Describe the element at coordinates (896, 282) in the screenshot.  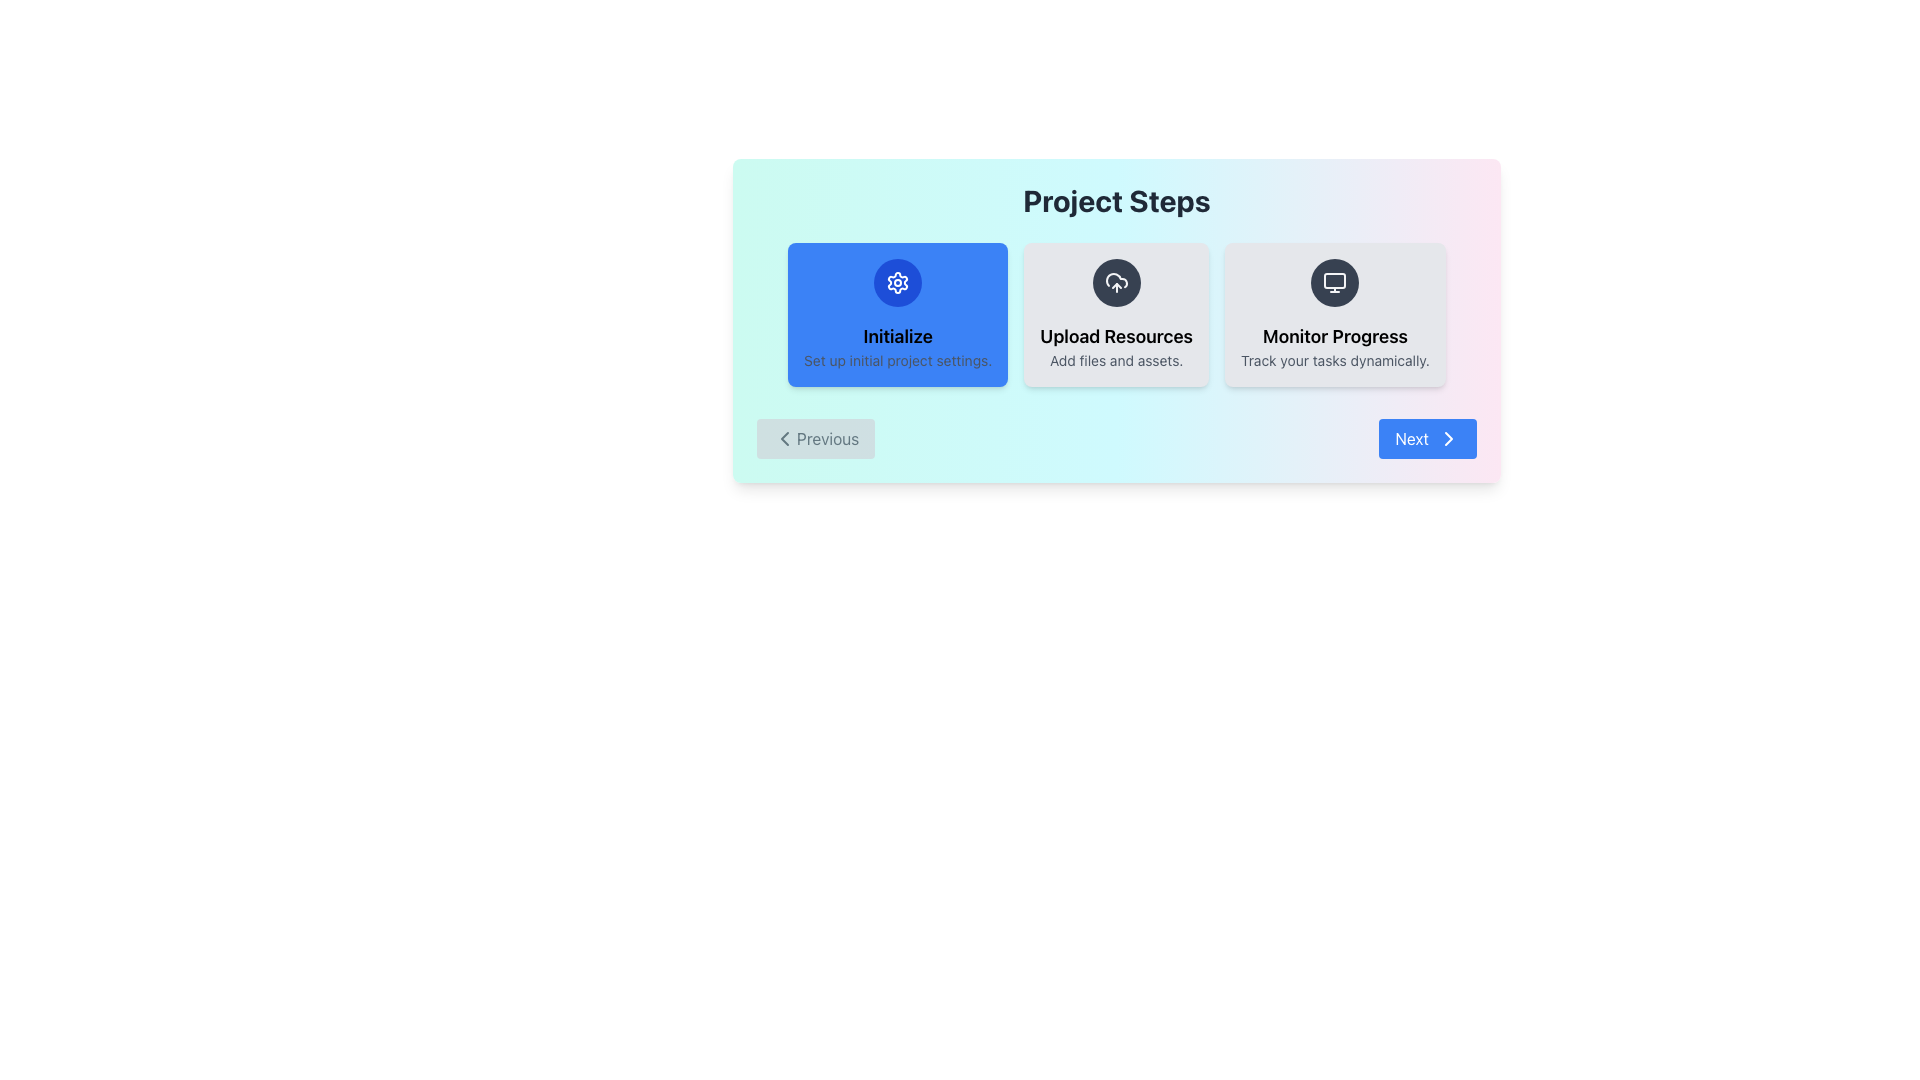
I see `the circular blue icon with a white gear symbol located at the top-center of the 'Initialize' card in the 'Project Steps' panel` at that location.